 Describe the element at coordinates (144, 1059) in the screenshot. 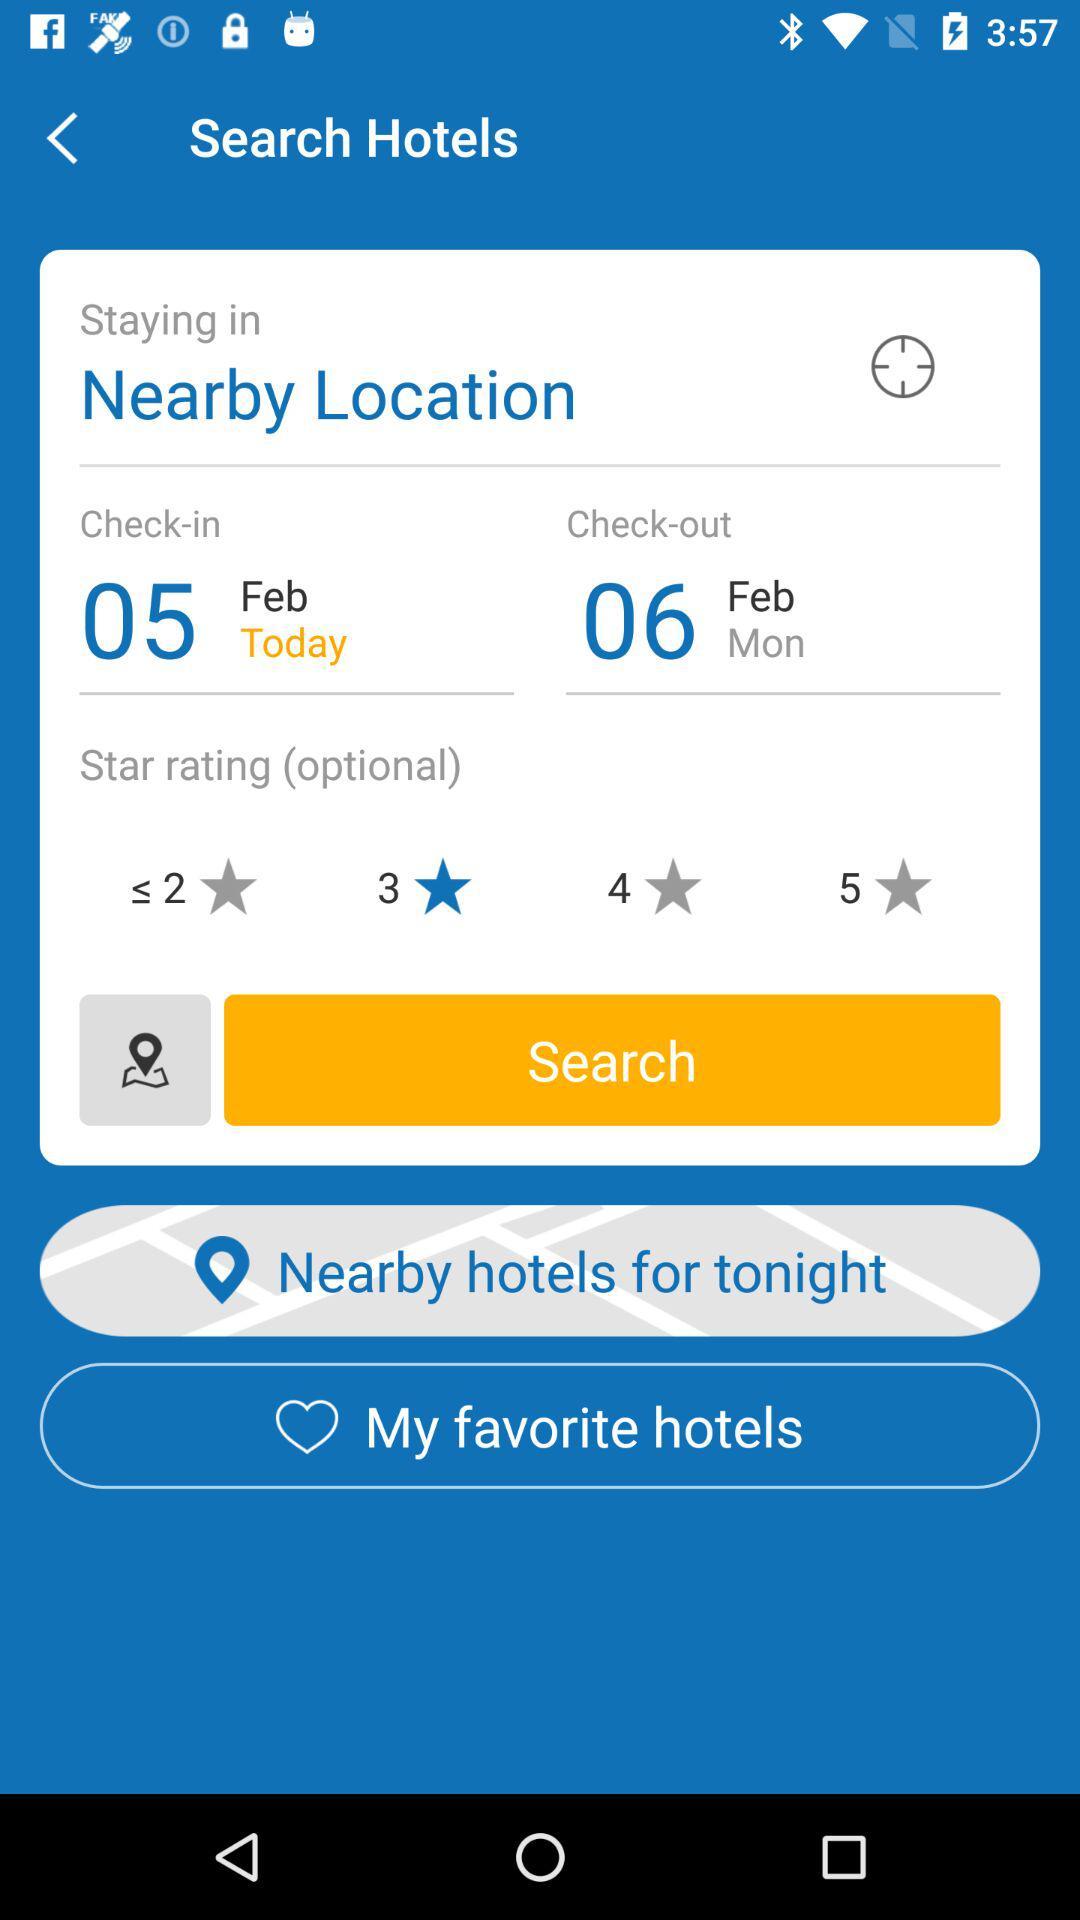

I see `the location icon` at that location.